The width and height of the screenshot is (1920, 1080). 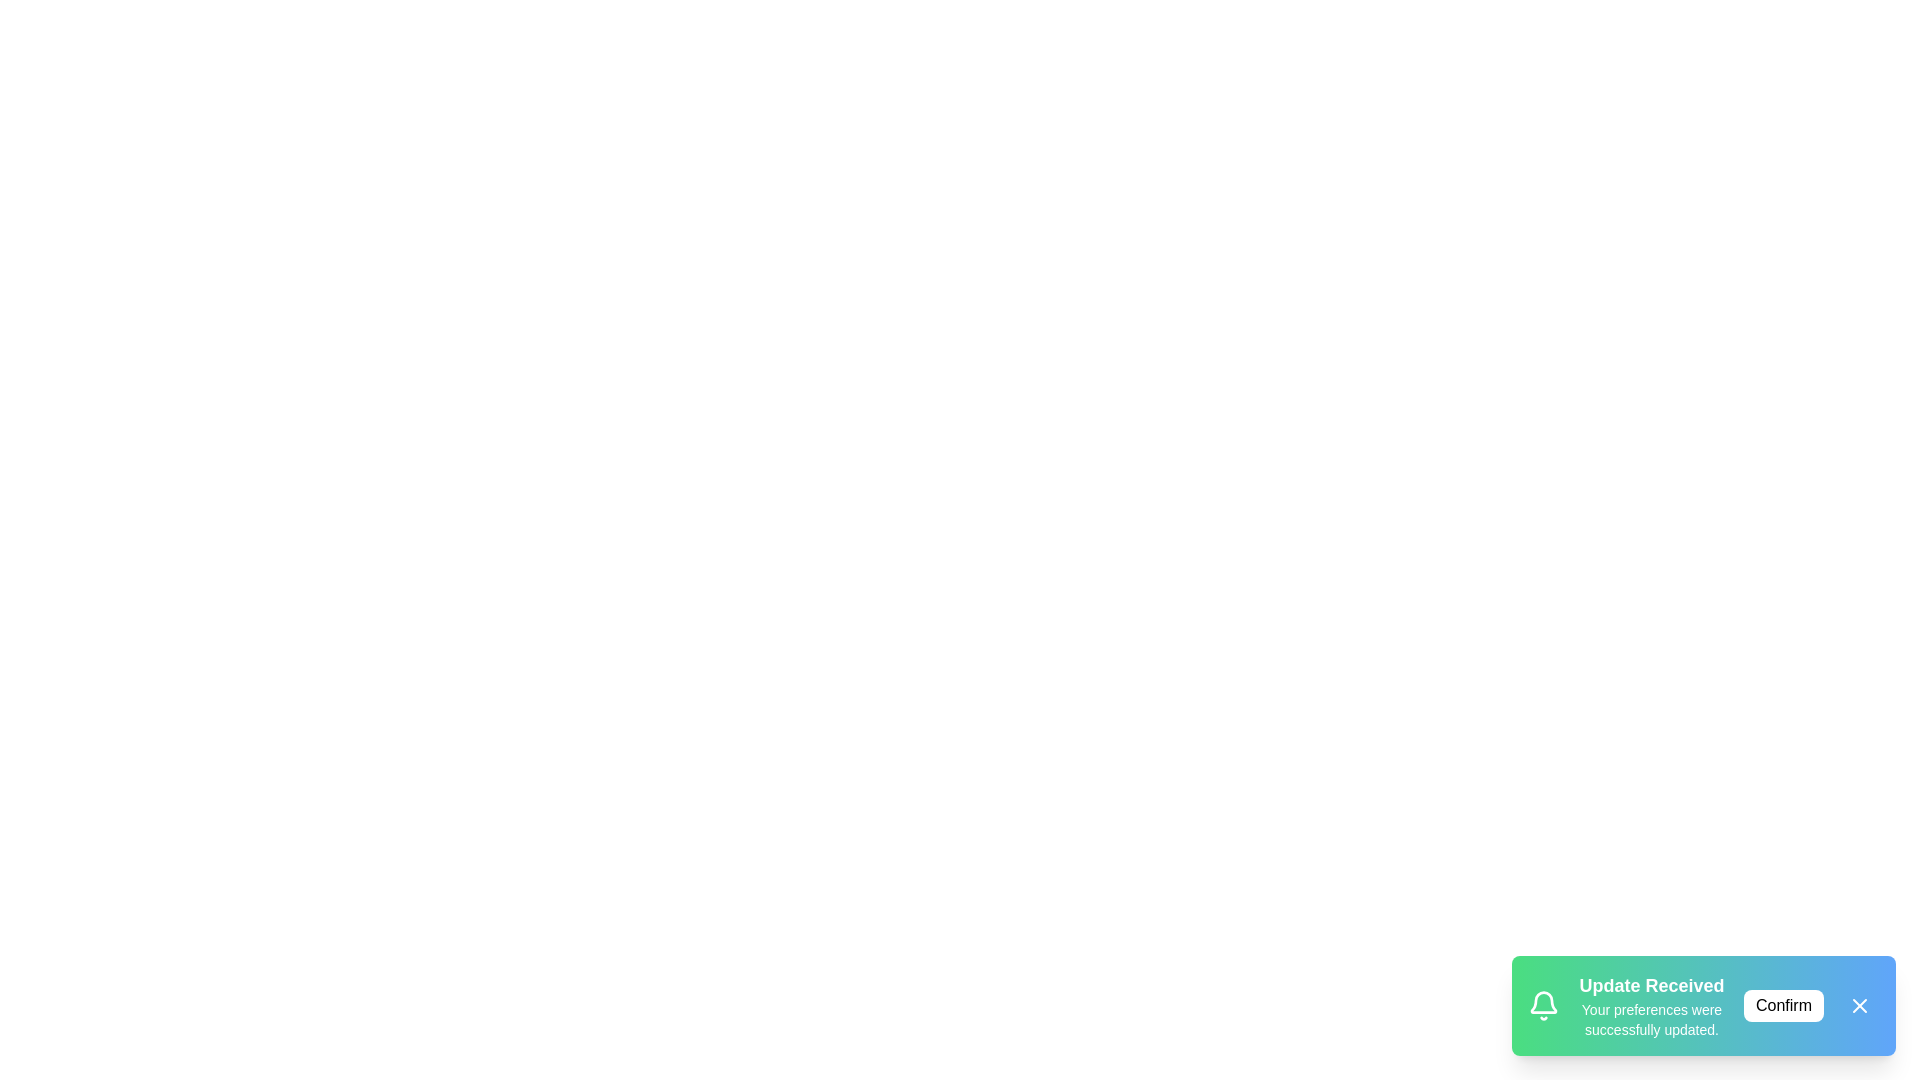 What do you see at coordinates (1543, 1006) in the screenshot?
I see `the bell icon to trigger the notification-related action` at bounding box center [1543, 1006].